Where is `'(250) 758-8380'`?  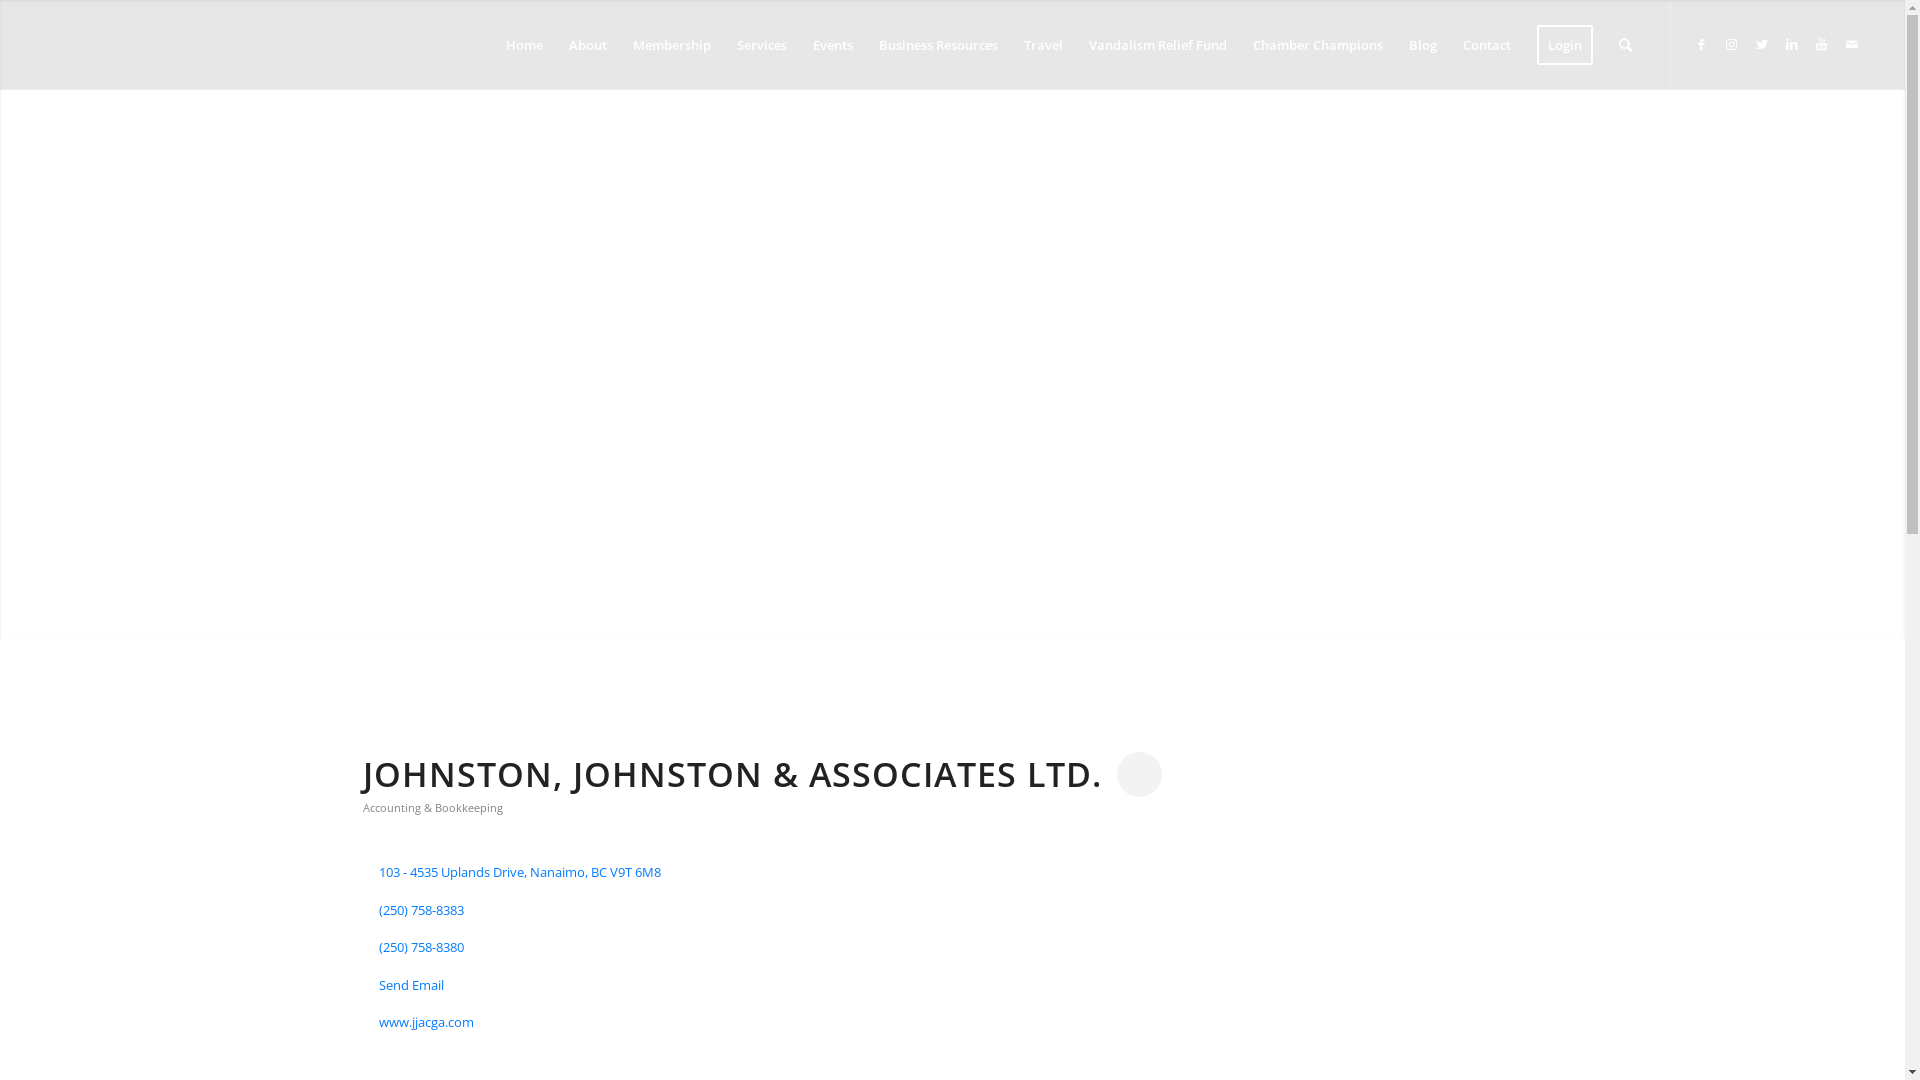
'(250) 758-8380' is located at coordinates (379, 947).